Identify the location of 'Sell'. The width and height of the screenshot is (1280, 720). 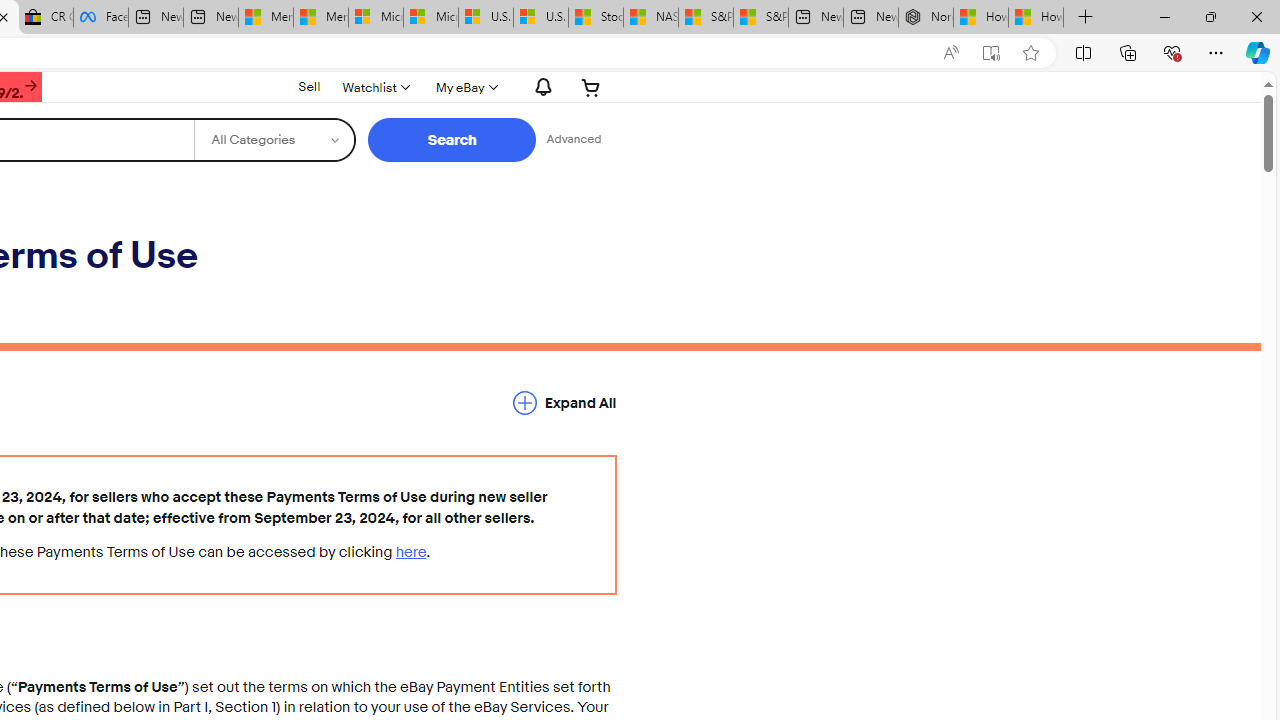
(308, 85).